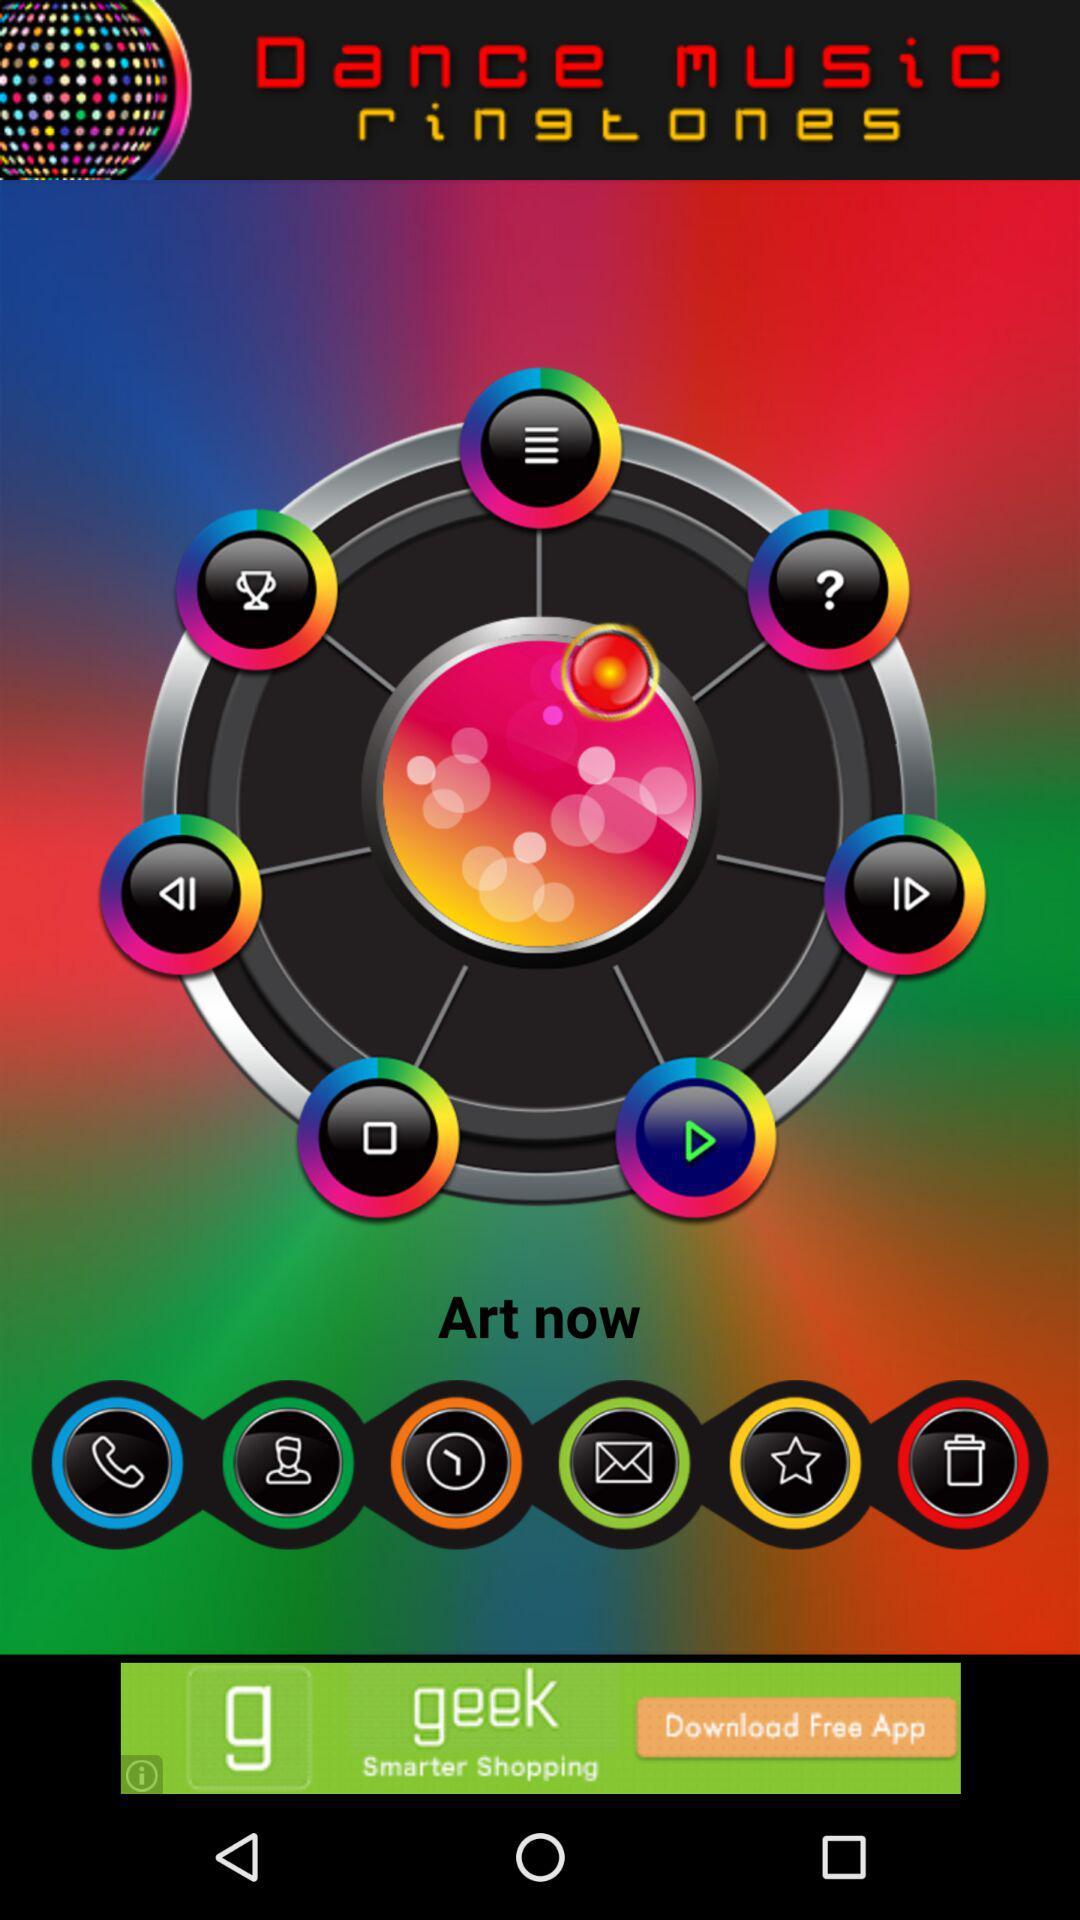 This screenshot has height=1920, width=1080. I want to click on the follow icon, so click(285, 1566).